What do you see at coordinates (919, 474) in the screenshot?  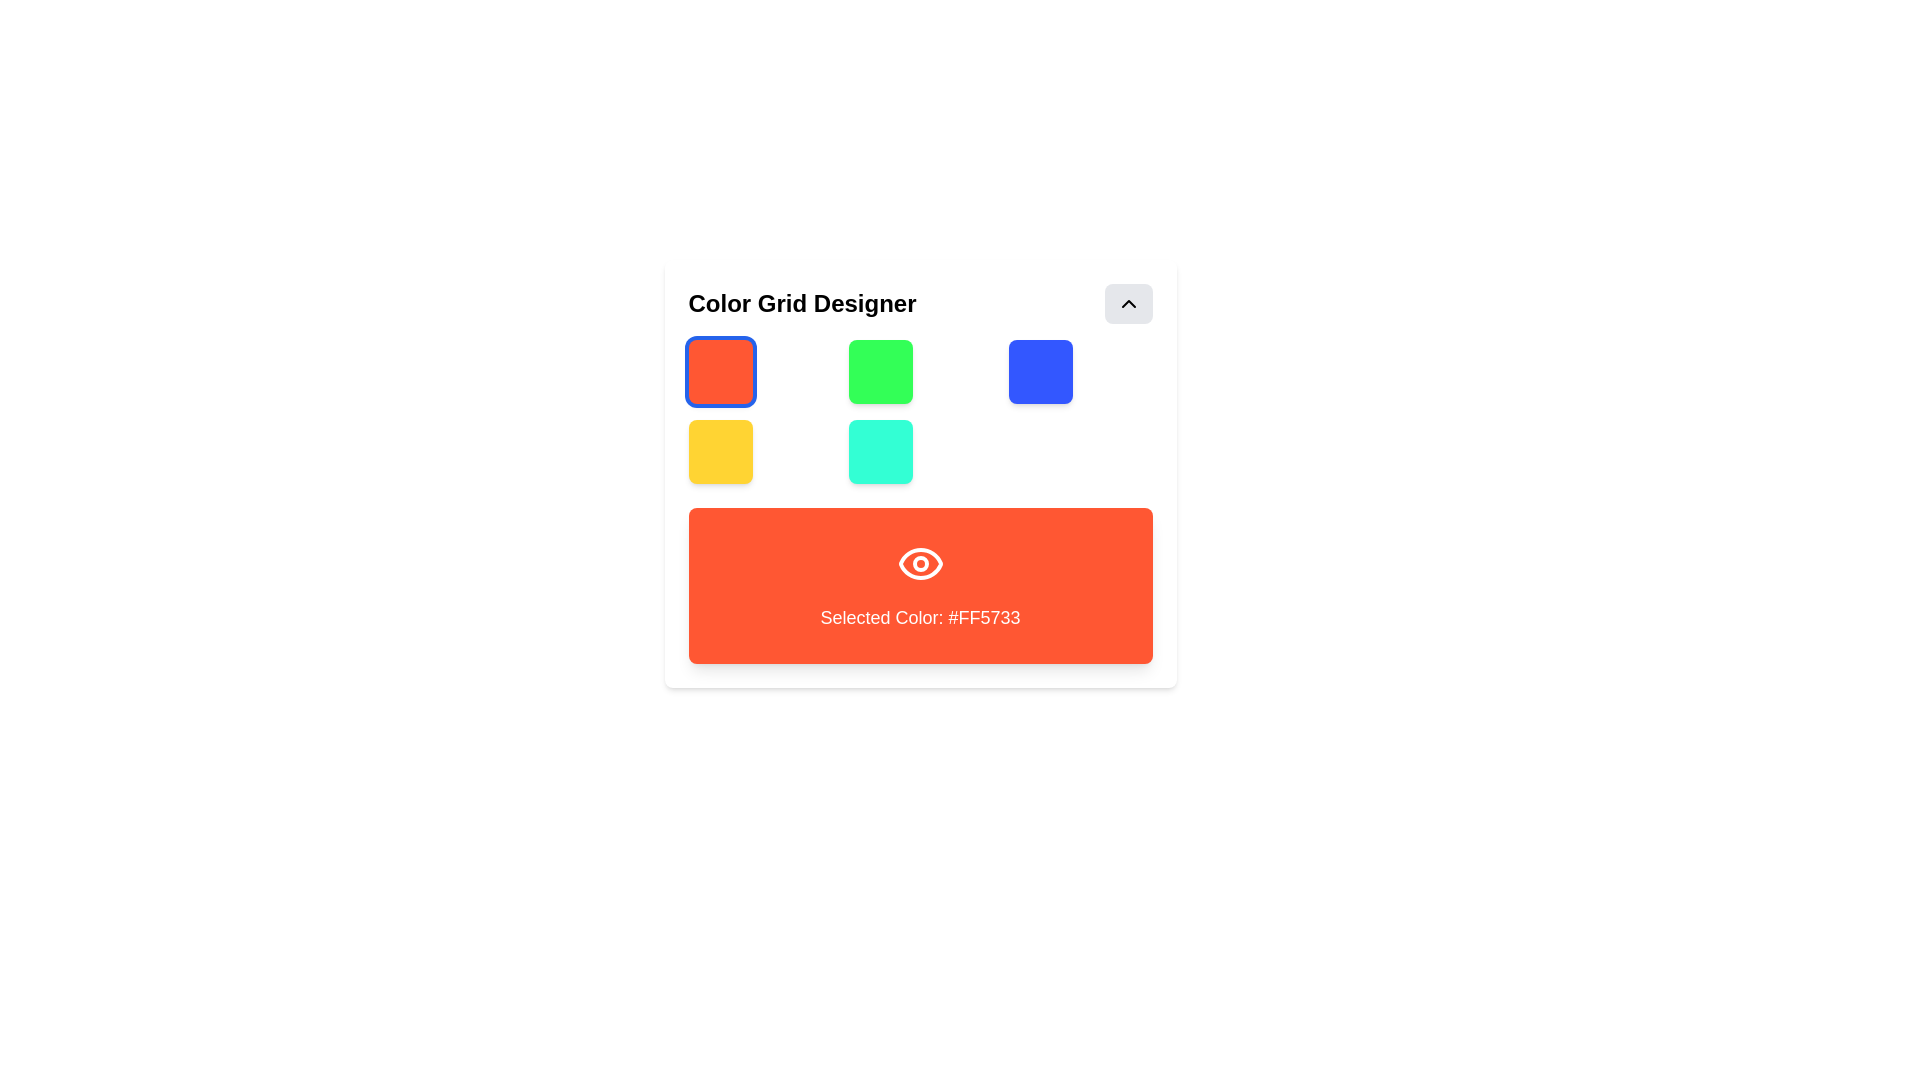 I see `the selectable color box with a light teal background located in the second row, middle column of the Color Grid Designer` at bounding box center [919, 474].